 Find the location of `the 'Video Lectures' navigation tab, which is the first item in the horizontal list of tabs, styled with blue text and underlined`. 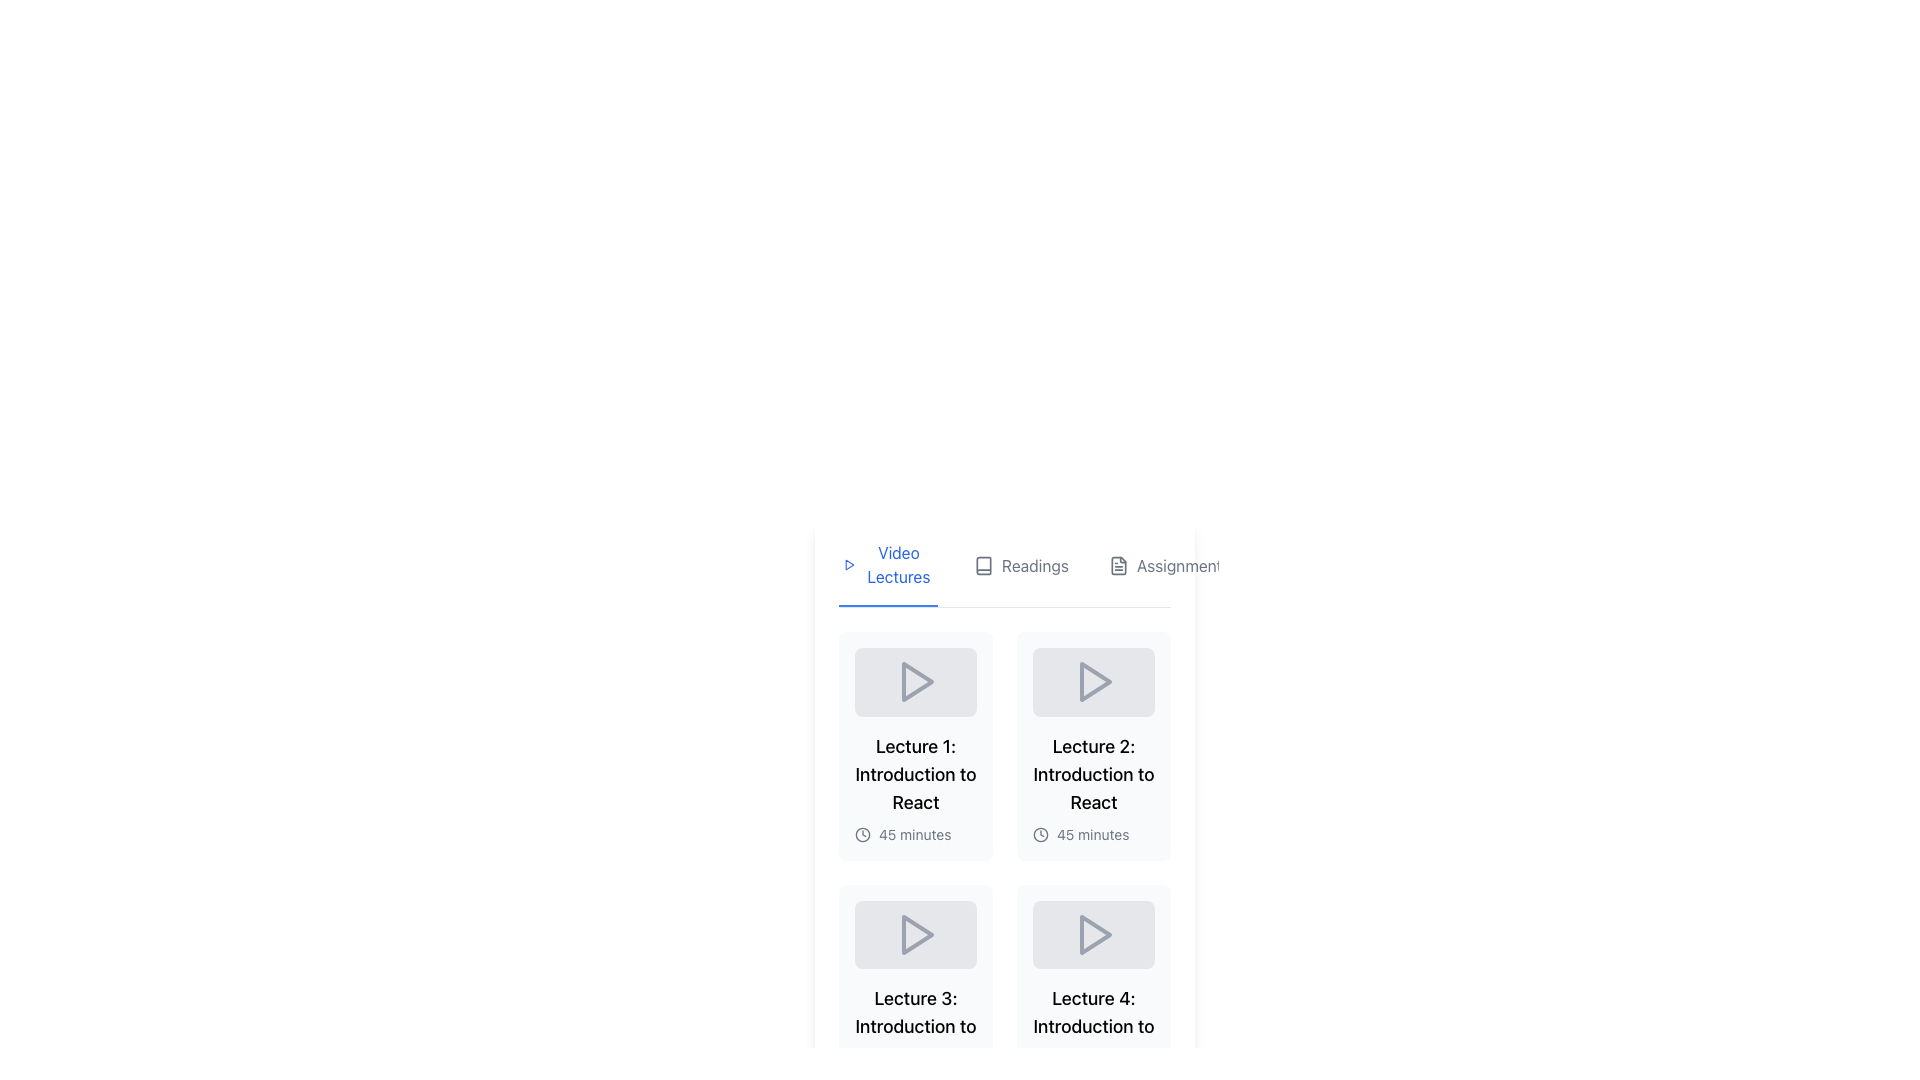

the 'Video Lectures' navigation tab, which is the first item in the horizontal list of tabs, styled with blue text and underlined is located at coordinates (887, 574).